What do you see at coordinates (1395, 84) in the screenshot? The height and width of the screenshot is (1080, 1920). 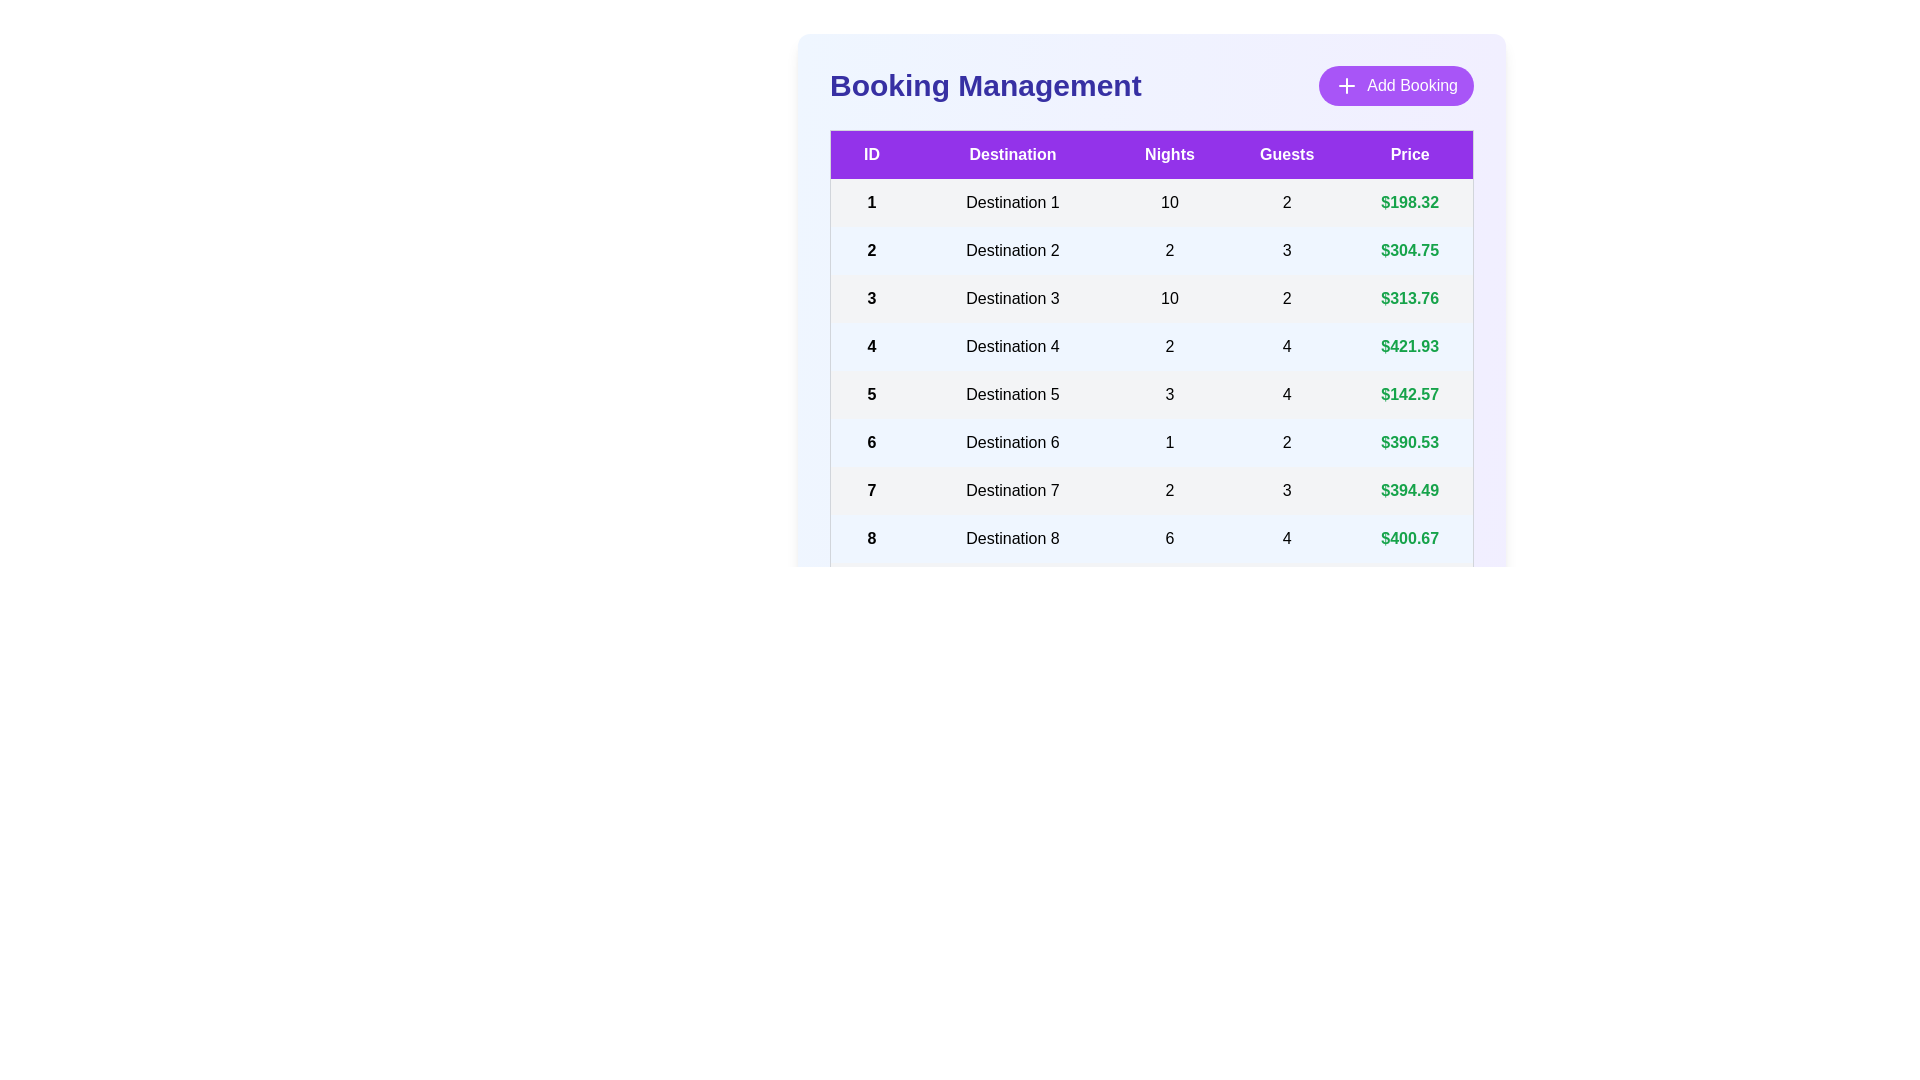 I see `'Add Booking' button to add a new booking entry` at bounding box center [1395, 84].